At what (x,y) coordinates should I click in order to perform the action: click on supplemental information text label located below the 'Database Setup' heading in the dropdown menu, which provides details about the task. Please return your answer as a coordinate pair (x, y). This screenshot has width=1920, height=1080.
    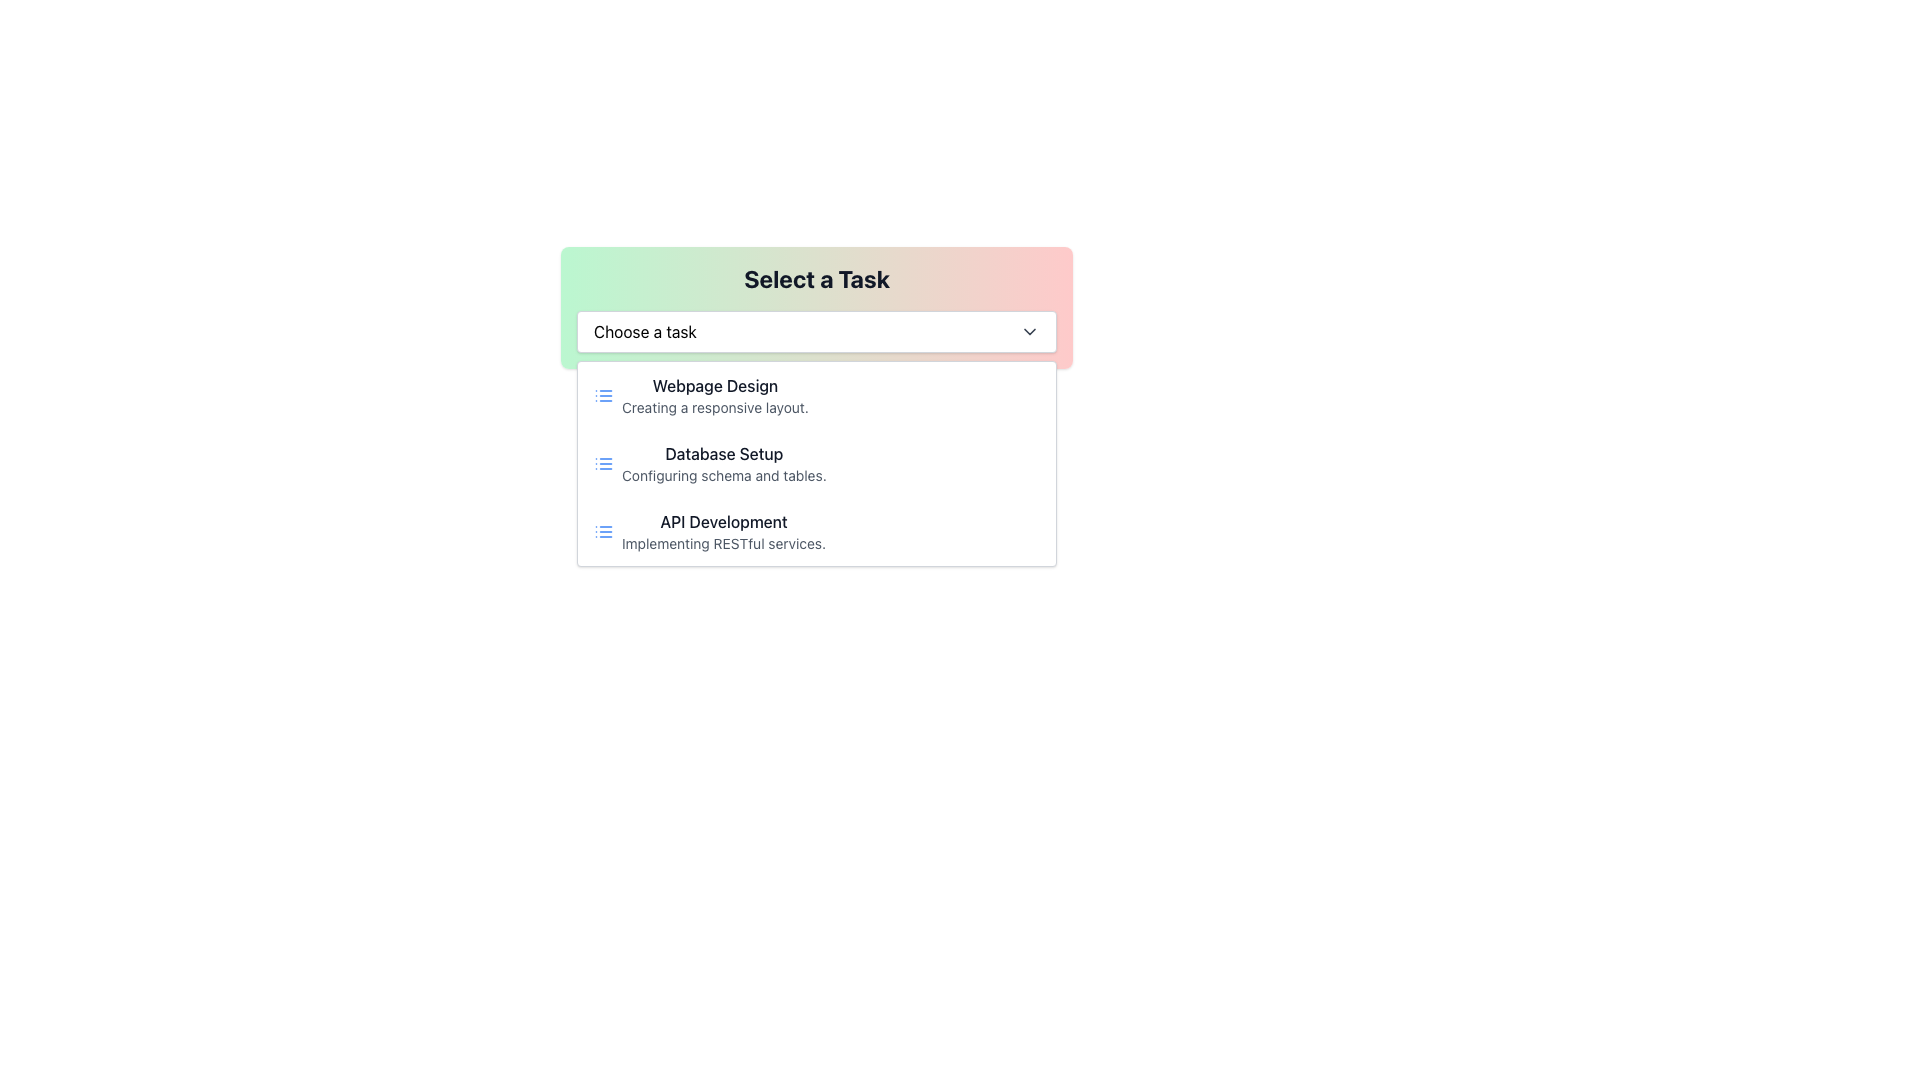
    Looking at the image, I should click on (723, 475).